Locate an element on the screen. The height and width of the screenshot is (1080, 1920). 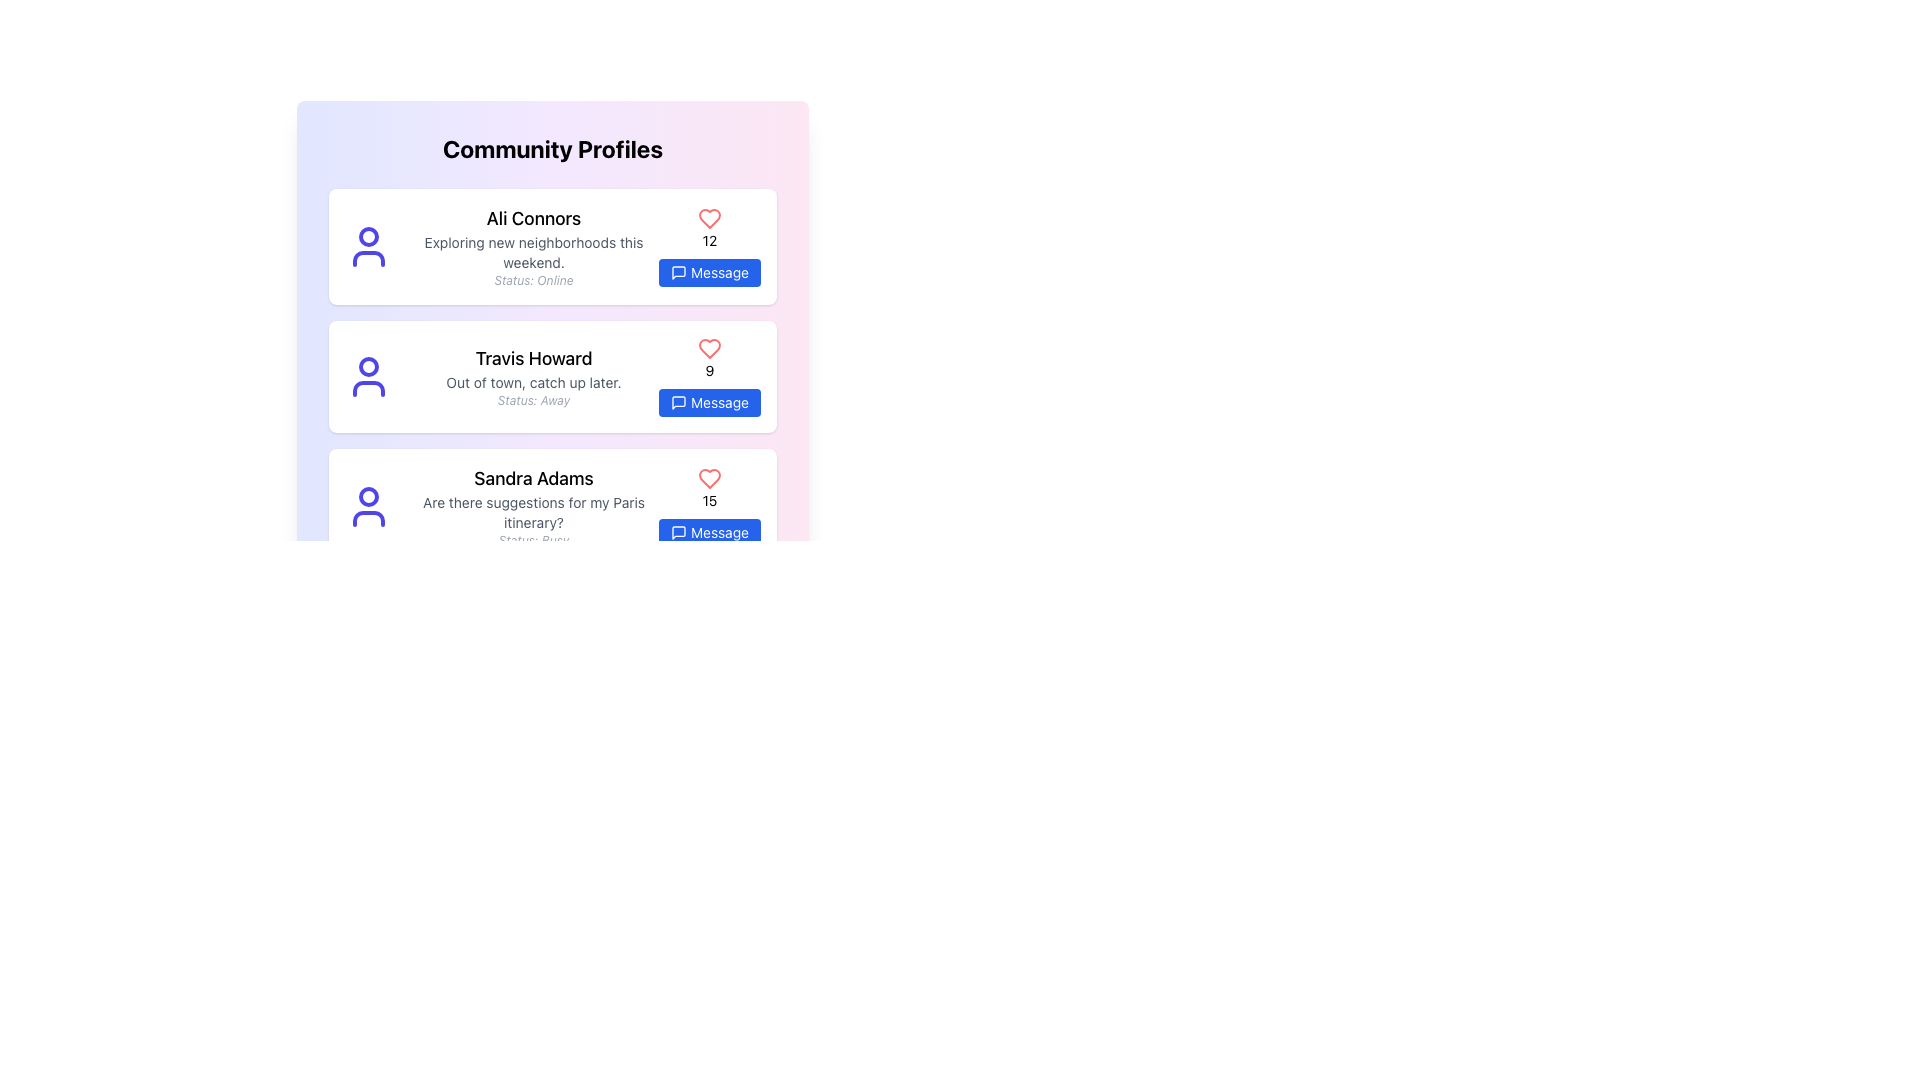
upper part of the avatar icon representing the user's head in the profile list for design or code purposes is located at coordinates (369, 496).